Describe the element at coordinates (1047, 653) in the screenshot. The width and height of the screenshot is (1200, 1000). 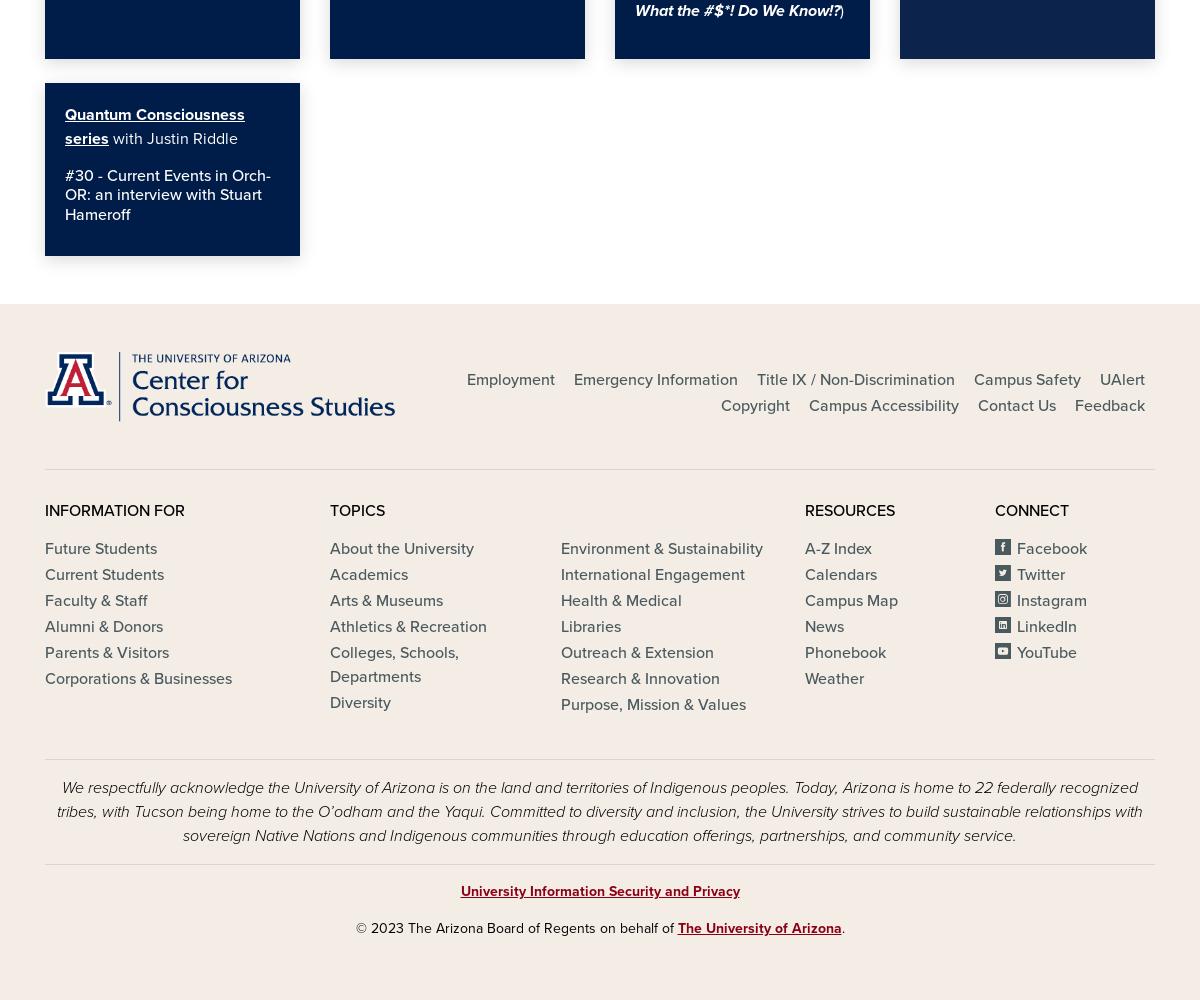
I see `'YouTube'` at that location.